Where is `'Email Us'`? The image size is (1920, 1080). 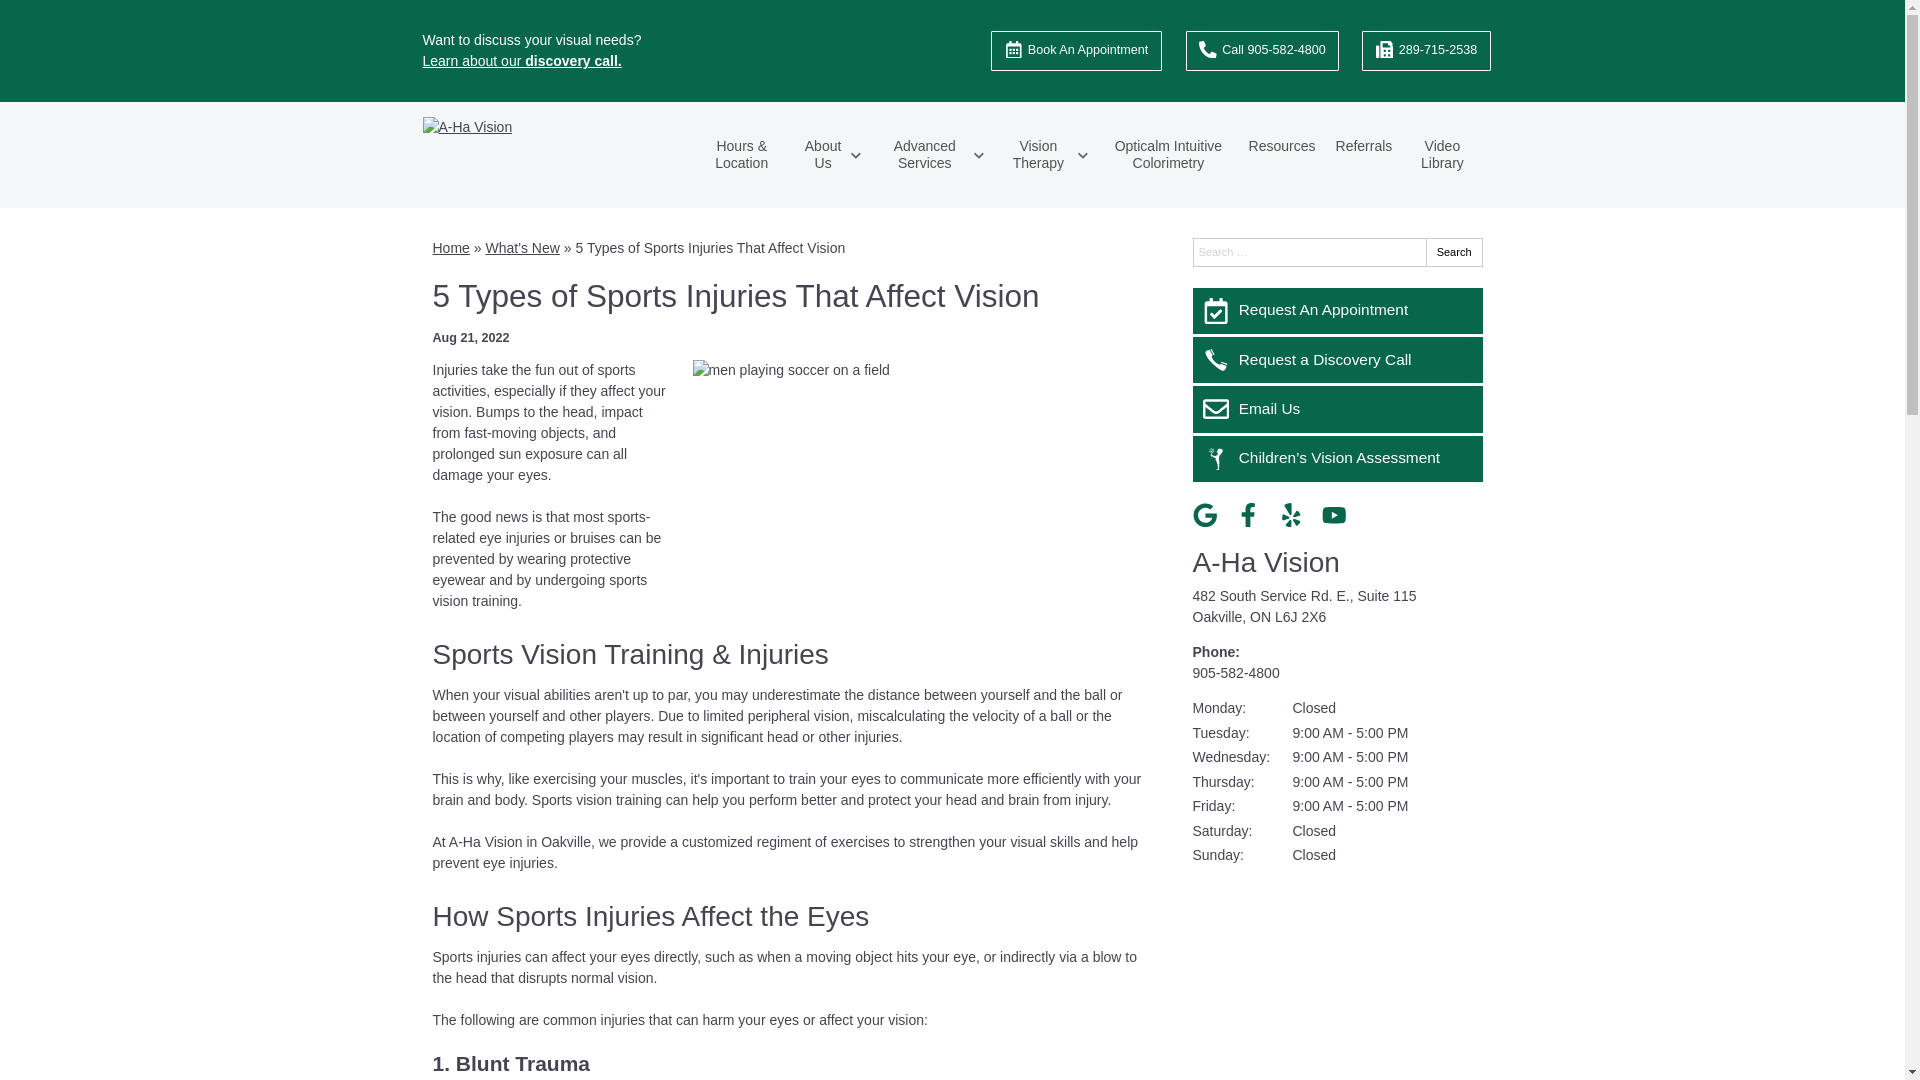 'Email Us' is located at coordinates (1337, 407).